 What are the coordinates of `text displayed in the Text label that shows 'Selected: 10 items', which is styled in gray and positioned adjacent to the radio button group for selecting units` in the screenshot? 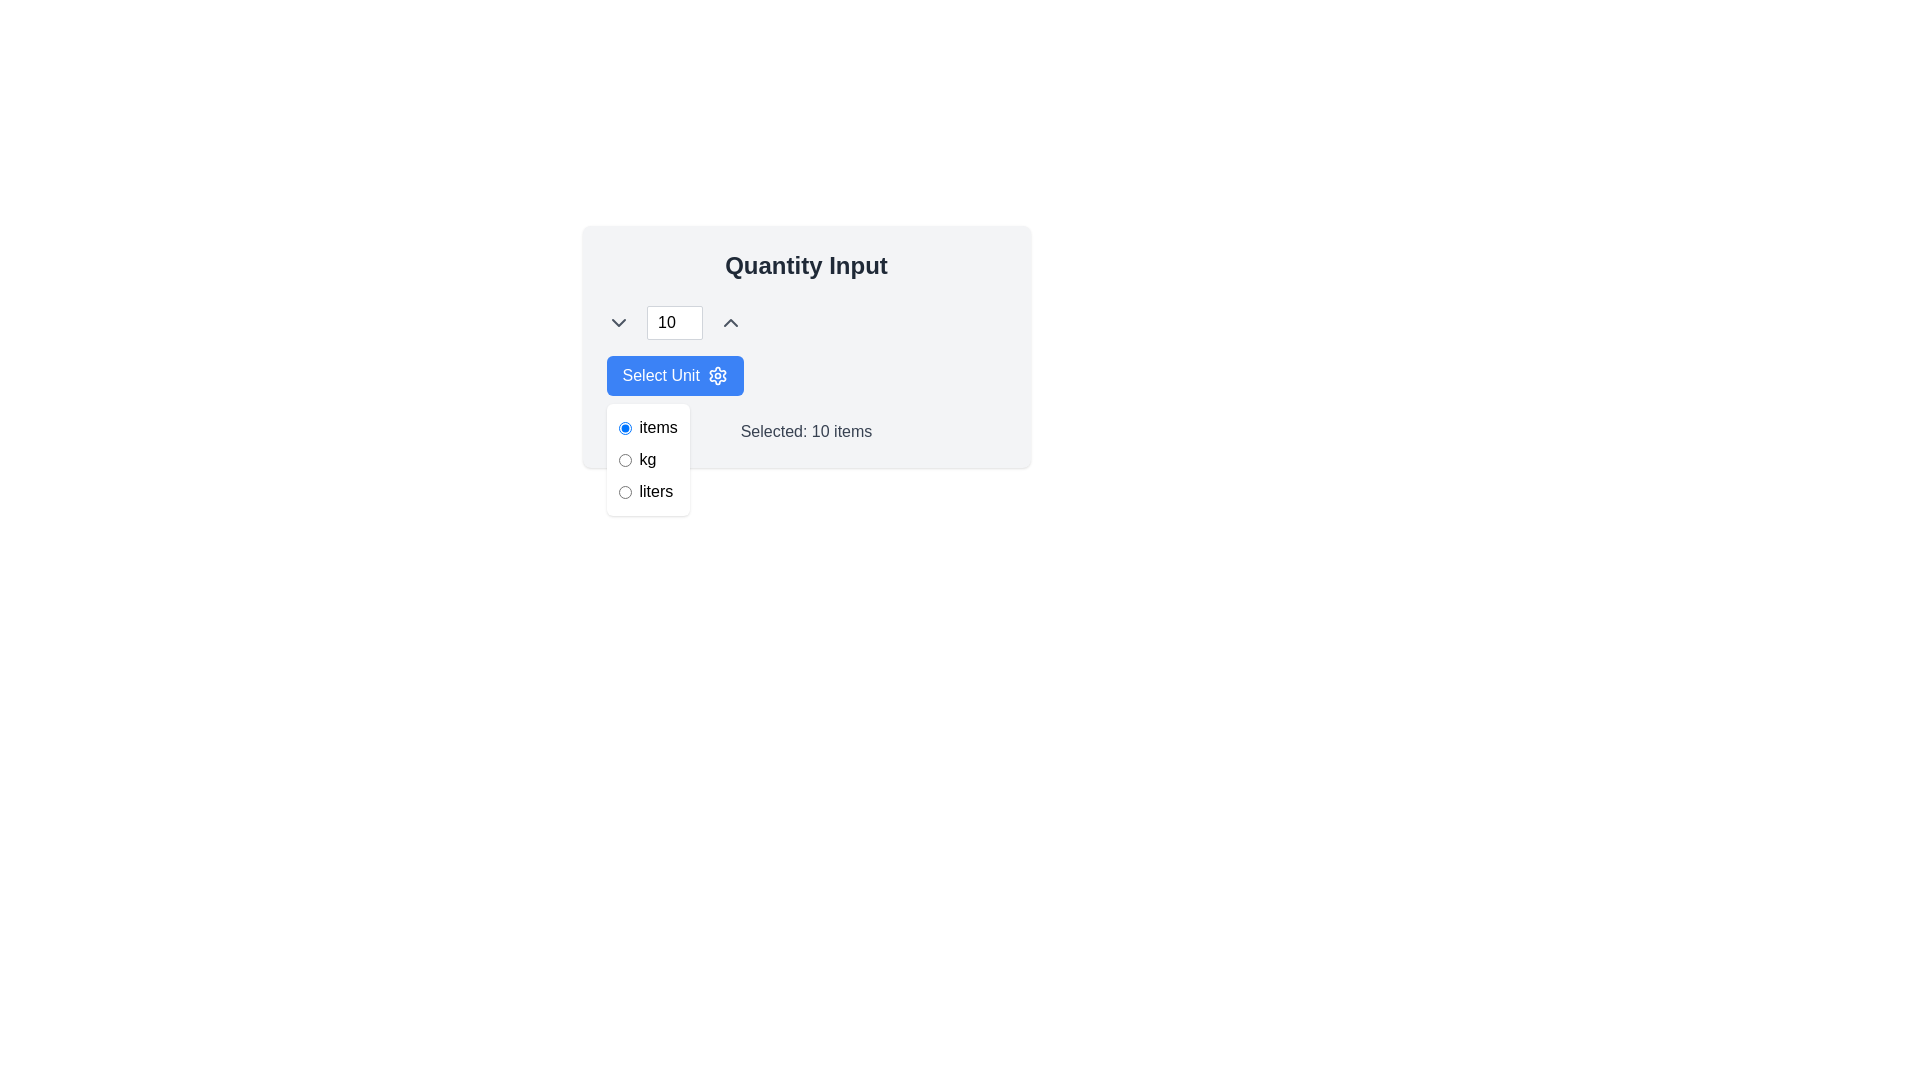 It's located at (806, 431).